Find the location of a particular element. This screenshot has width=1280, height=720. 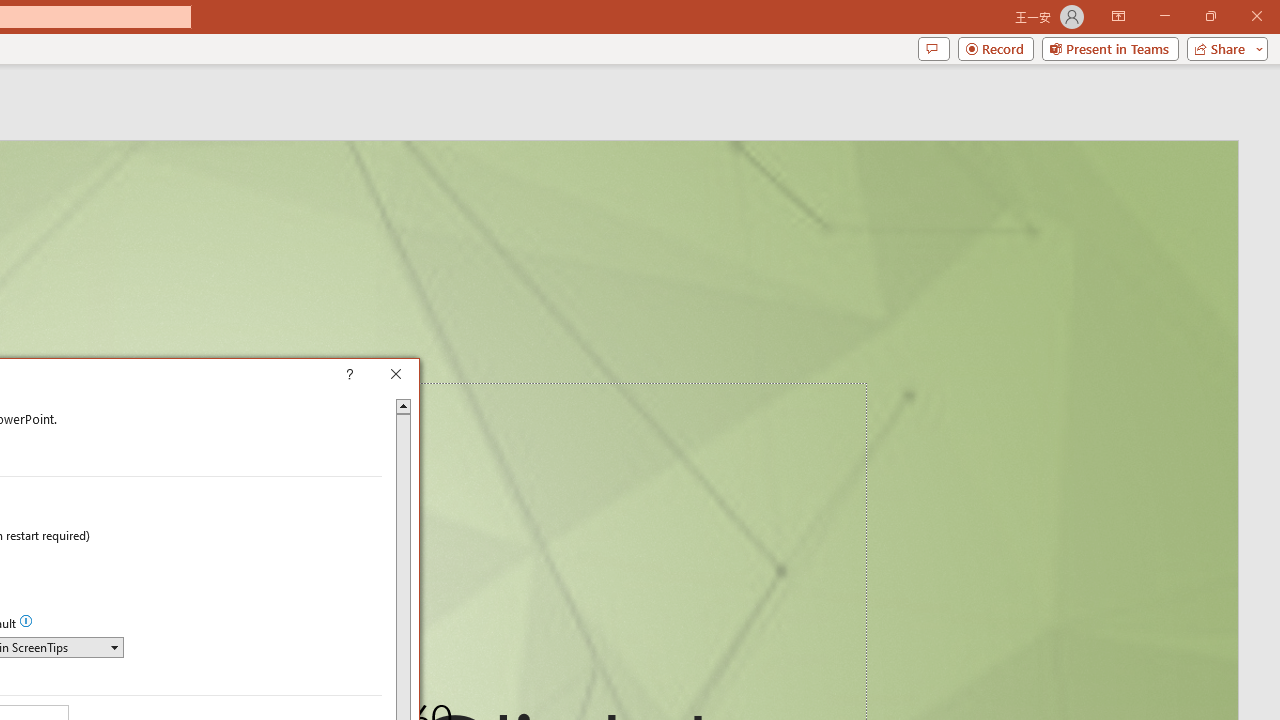

'Context help' is located at coordinates (378, 376).